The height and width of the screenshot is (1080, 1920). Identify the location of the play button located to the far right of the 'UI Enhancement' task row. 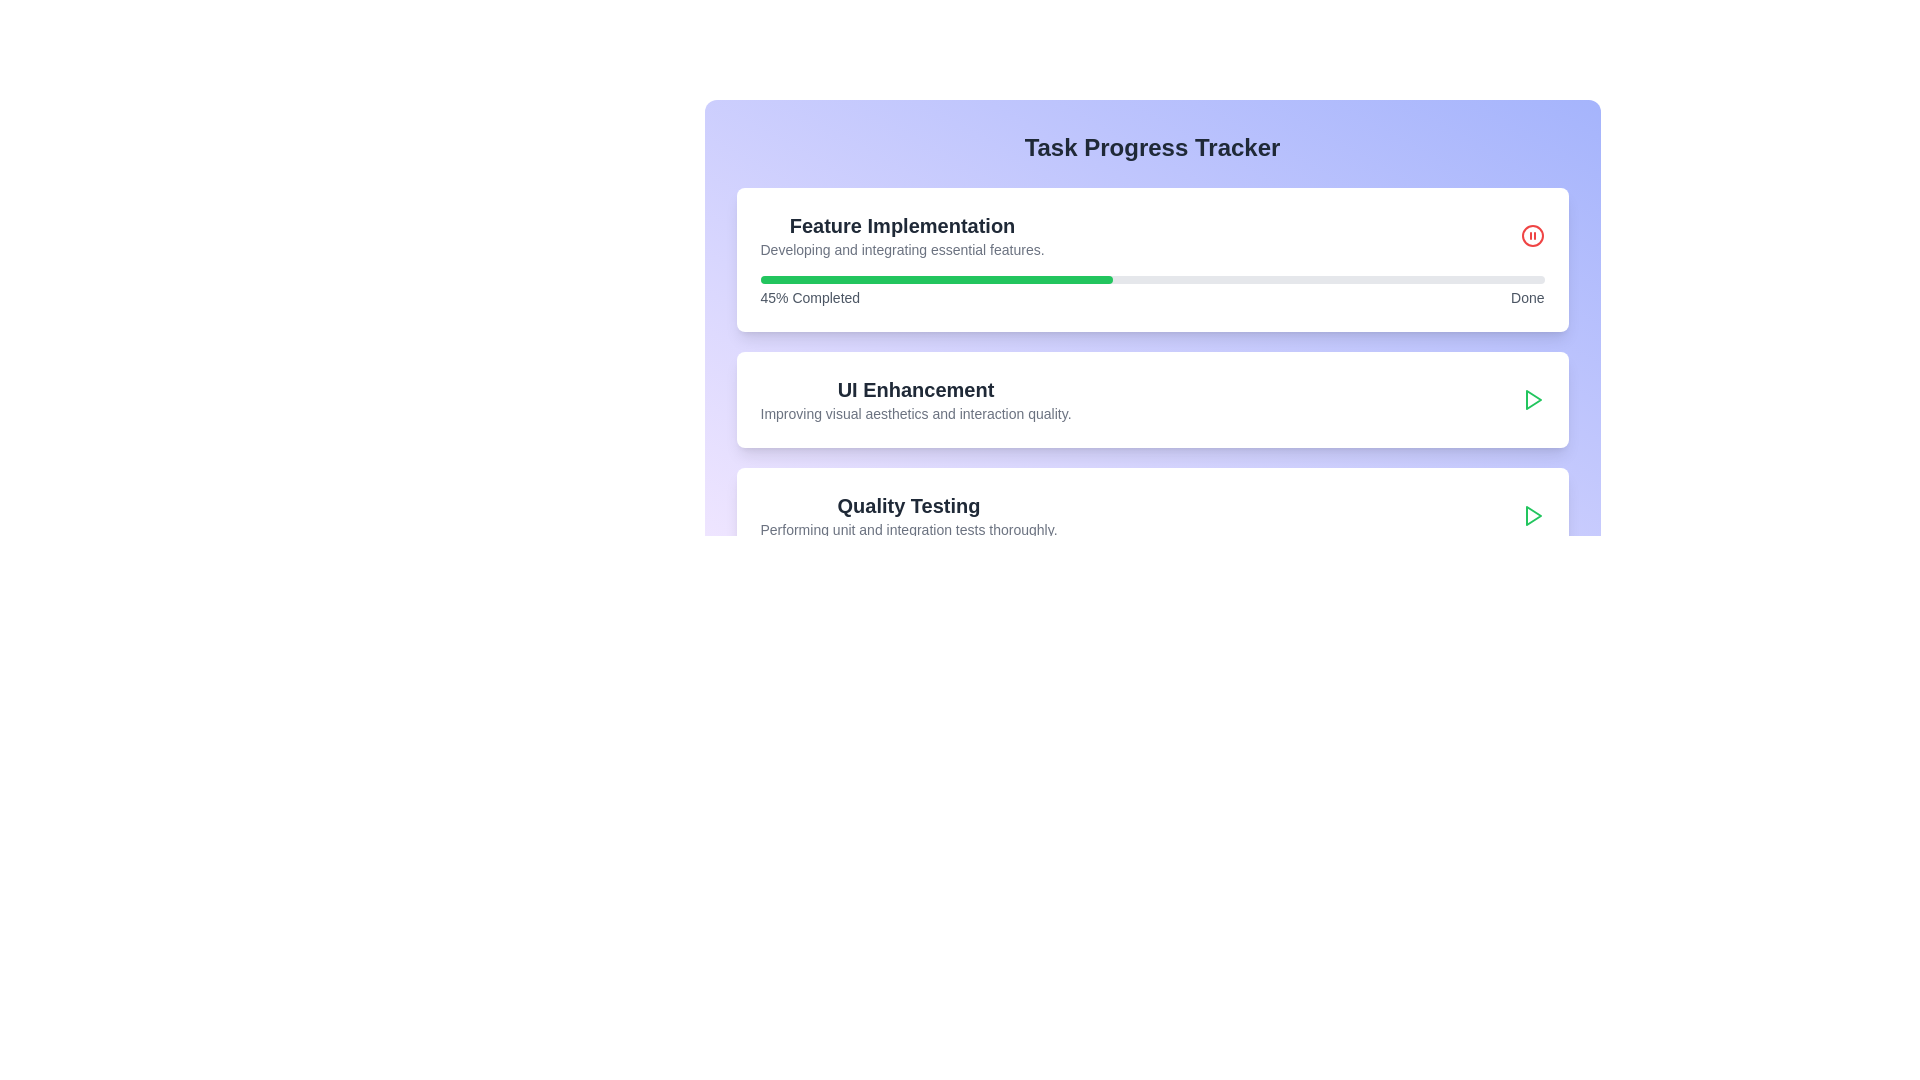
(1531, 400).